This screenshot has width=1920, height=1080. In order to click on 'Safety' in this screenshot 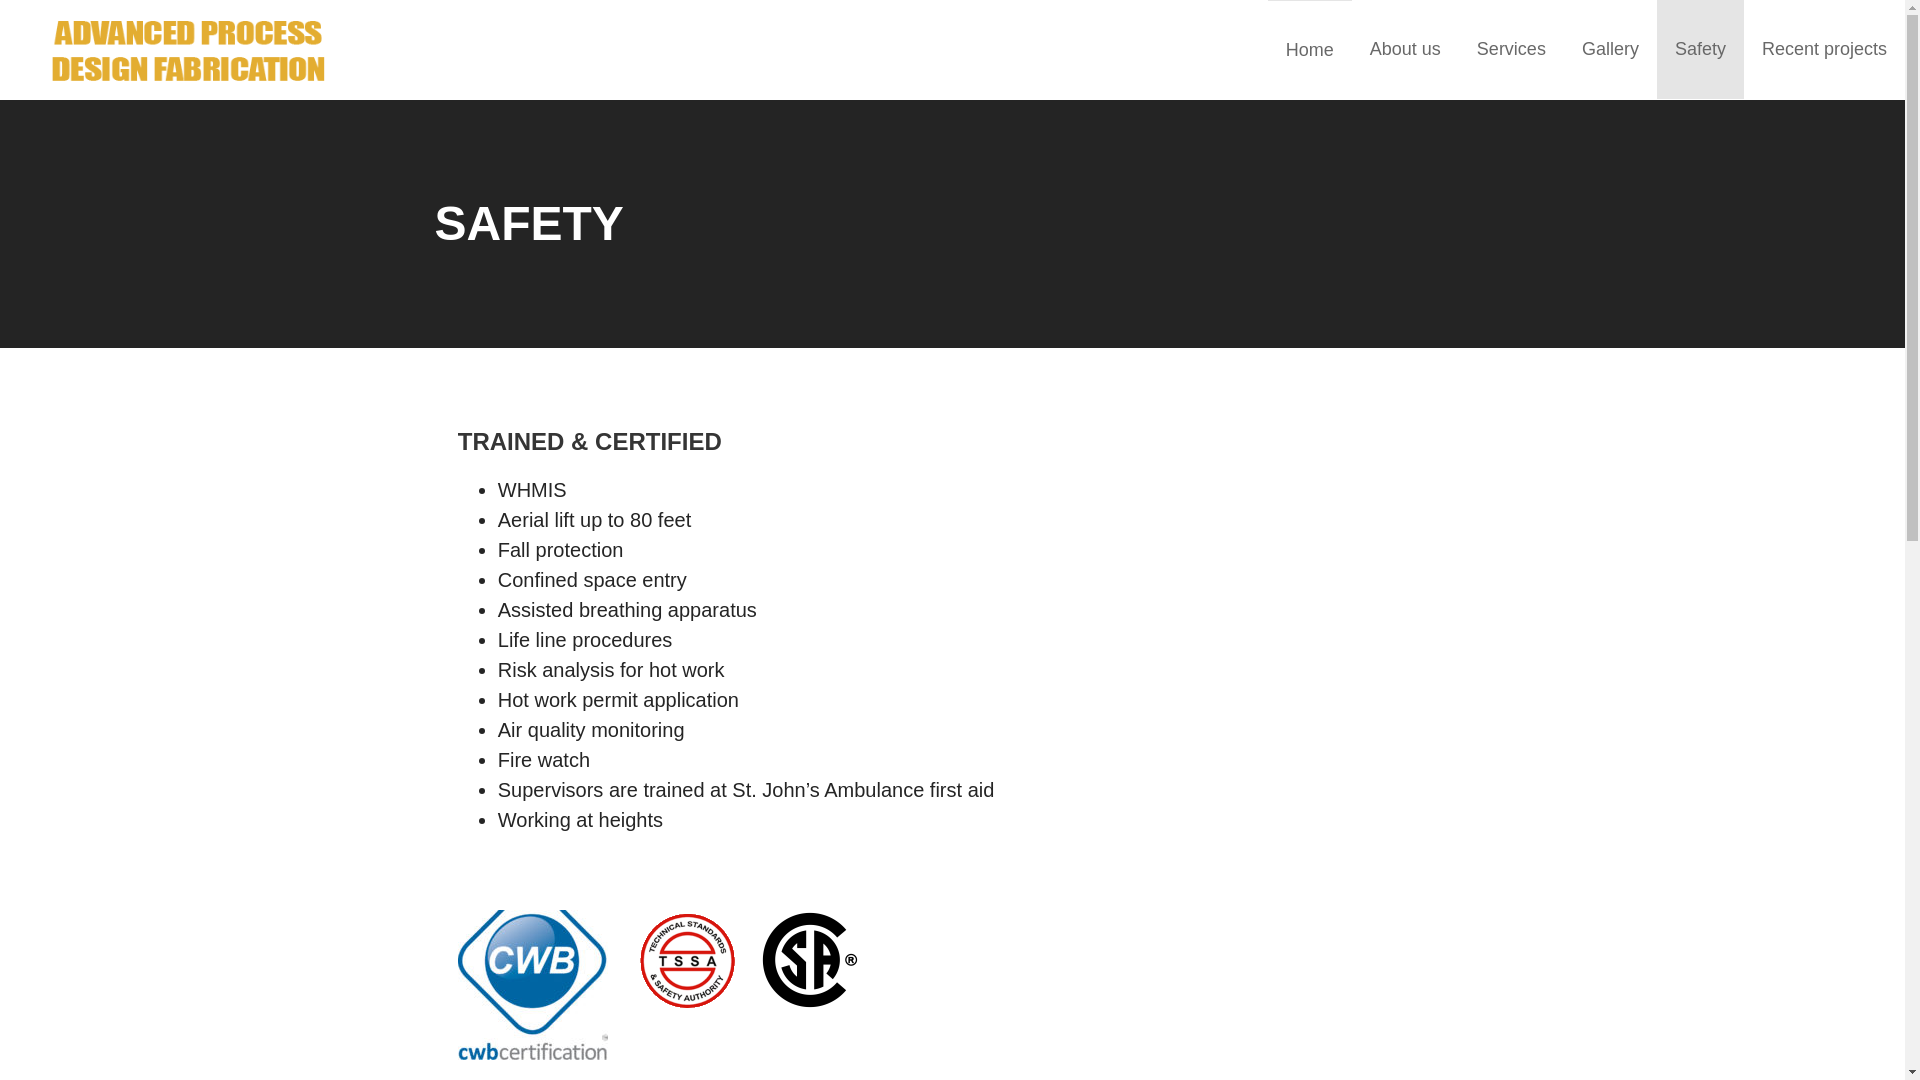, I will do `click(1699, 48)`.